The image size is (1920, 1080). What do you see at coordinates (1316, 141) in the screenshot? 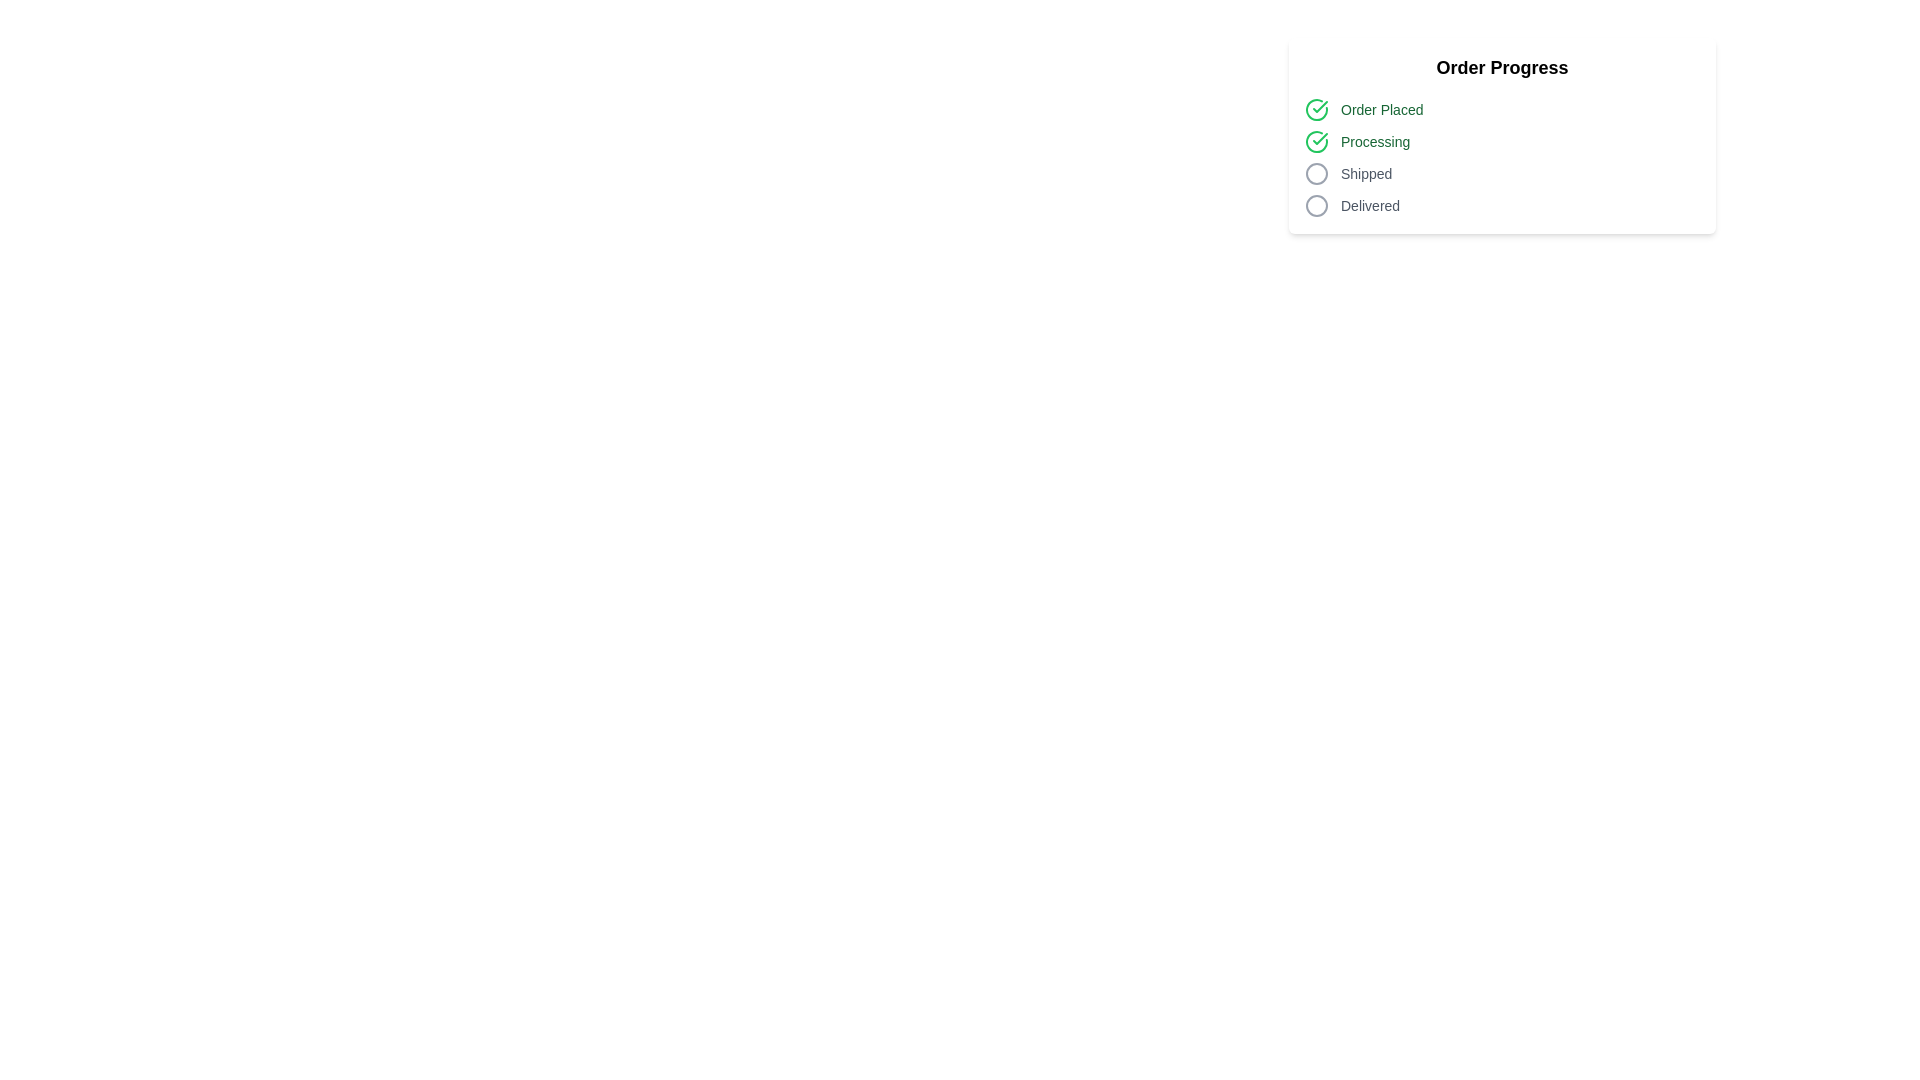
I see `the green check mark icon within a circular outline that indicates a completed state, located to the upper-left of the 'Processing' entry in the 'Order Progress' tracker` at bounding box center [1316, 141].